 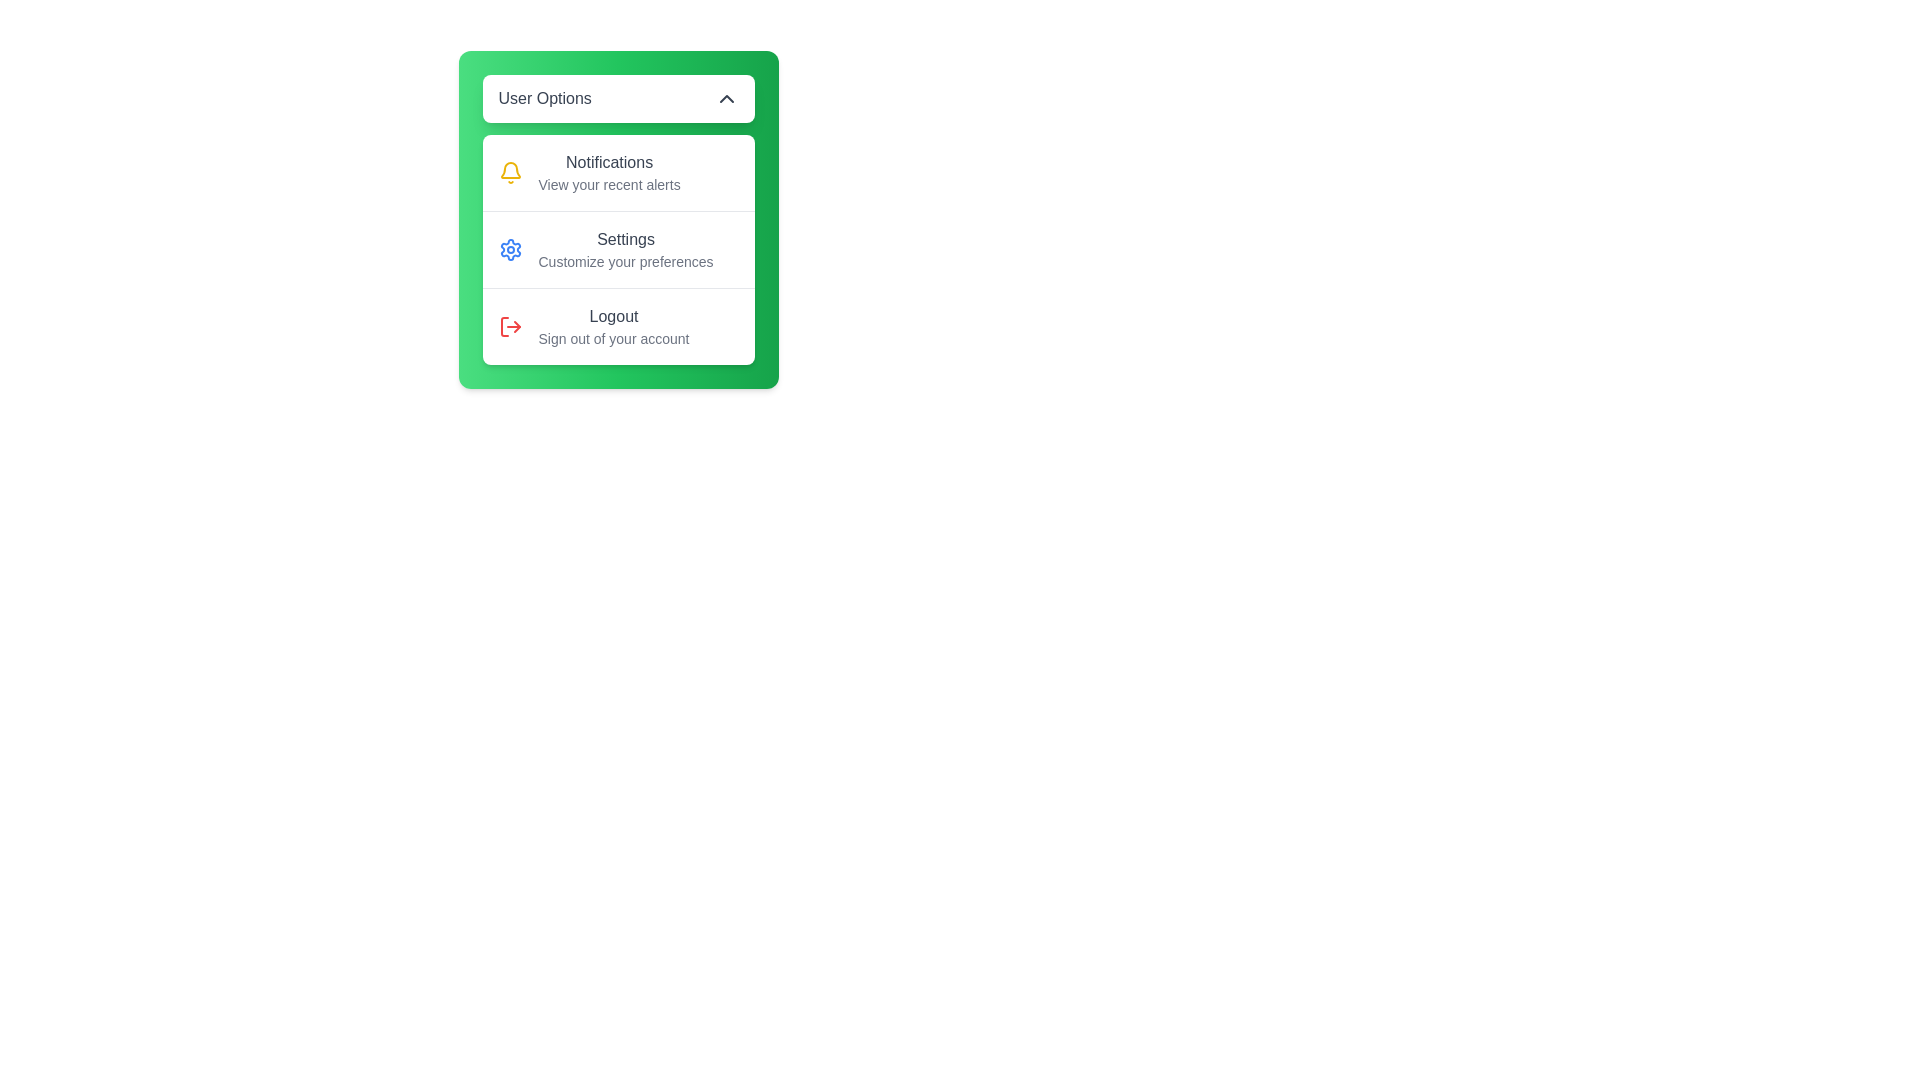 I want to click on the 'Settings' text label with descriptive subtext and associated gear icon, so click(x=625, y=249).